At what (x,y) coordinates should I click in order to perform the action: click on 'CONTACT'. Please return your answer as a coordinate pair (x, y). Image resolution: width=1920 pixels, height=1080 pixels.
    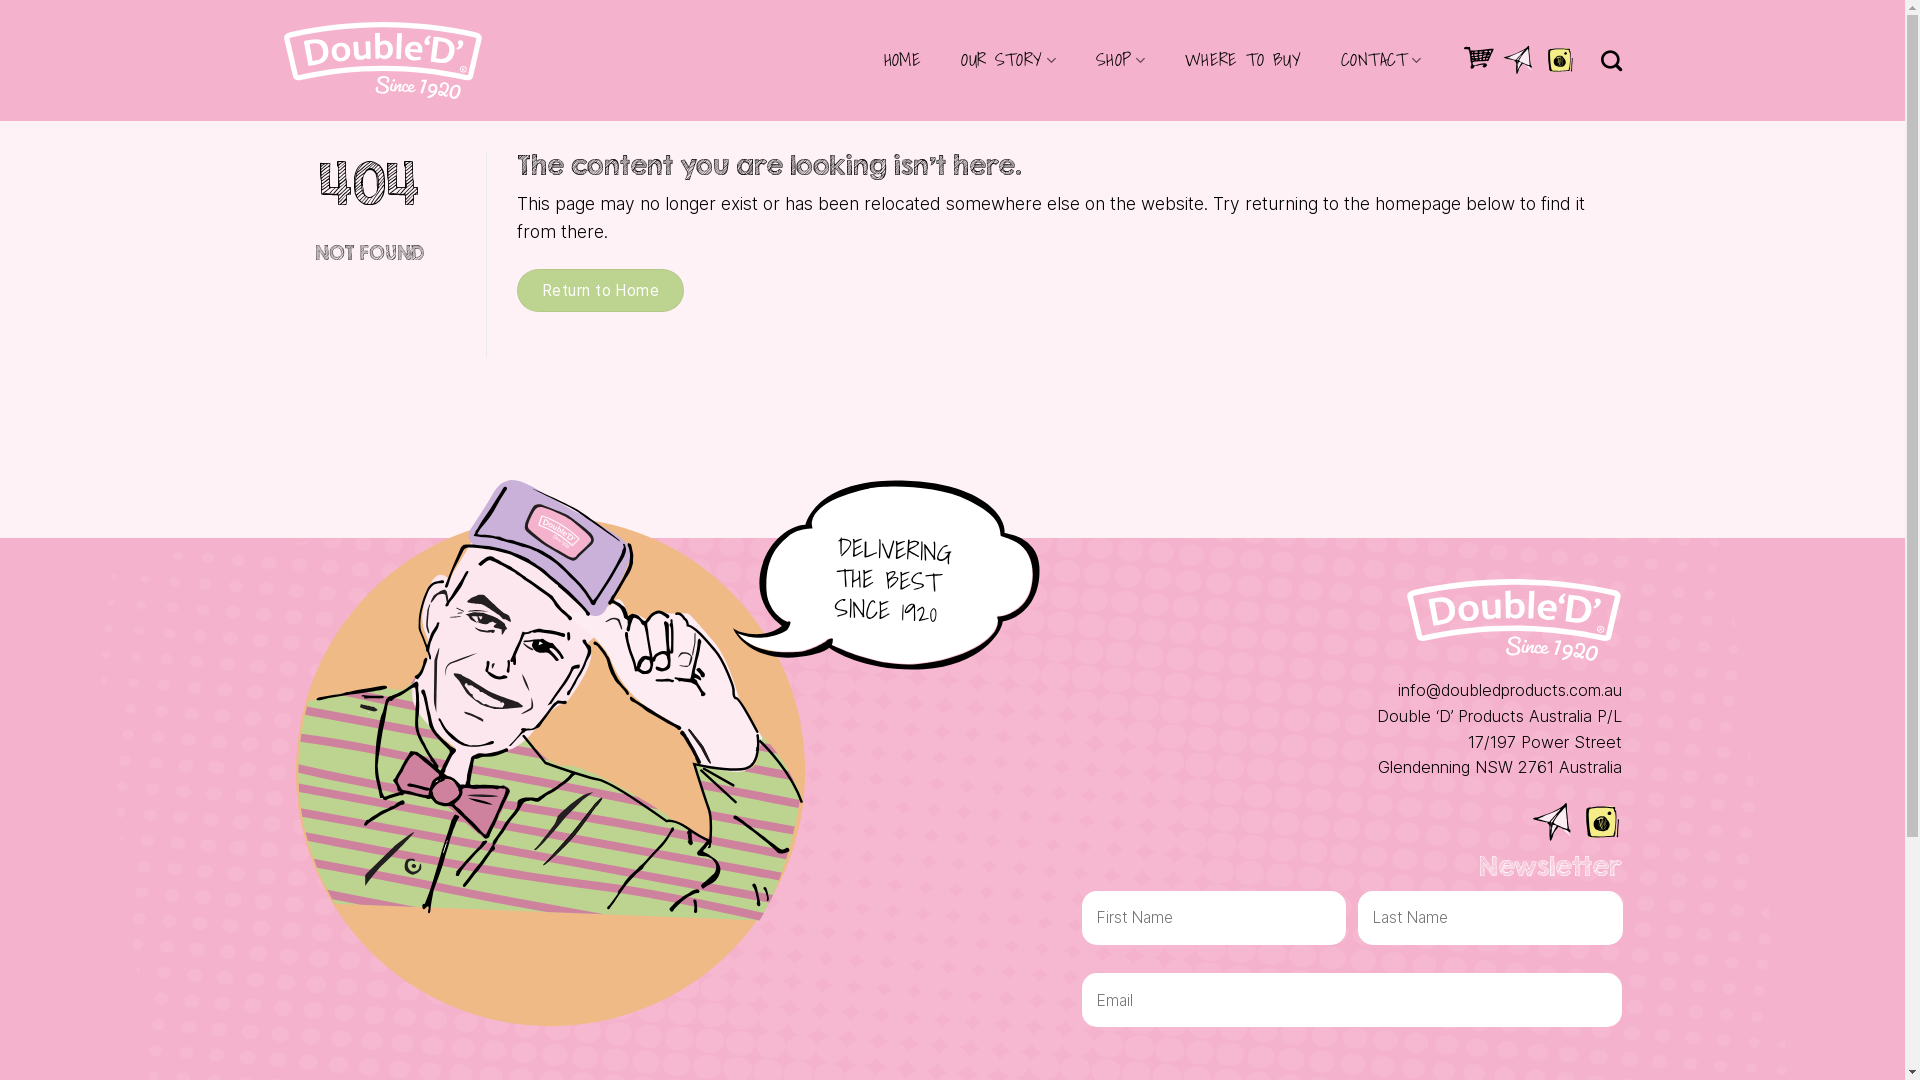
    Looking at the image, I should click on (1380, 59).